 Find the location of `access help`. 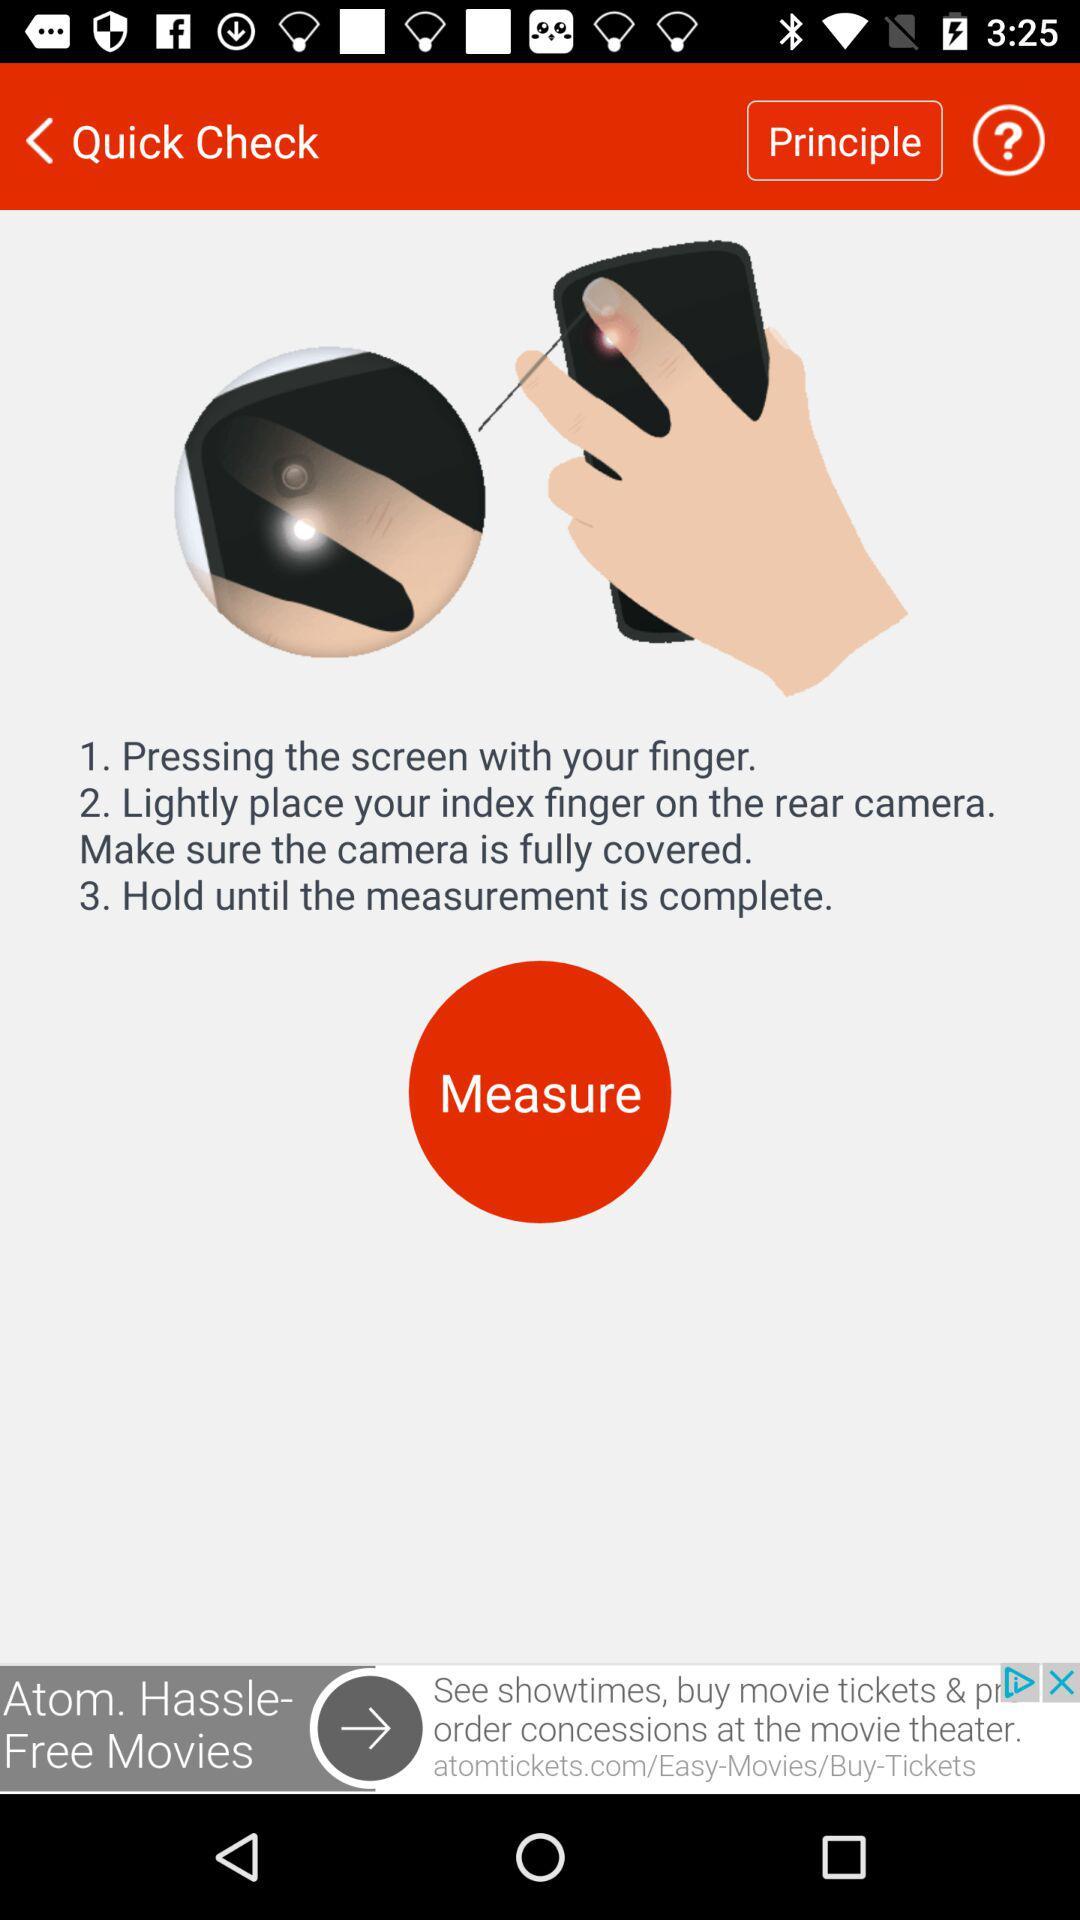

access help is located at coordinates (1008, 139).